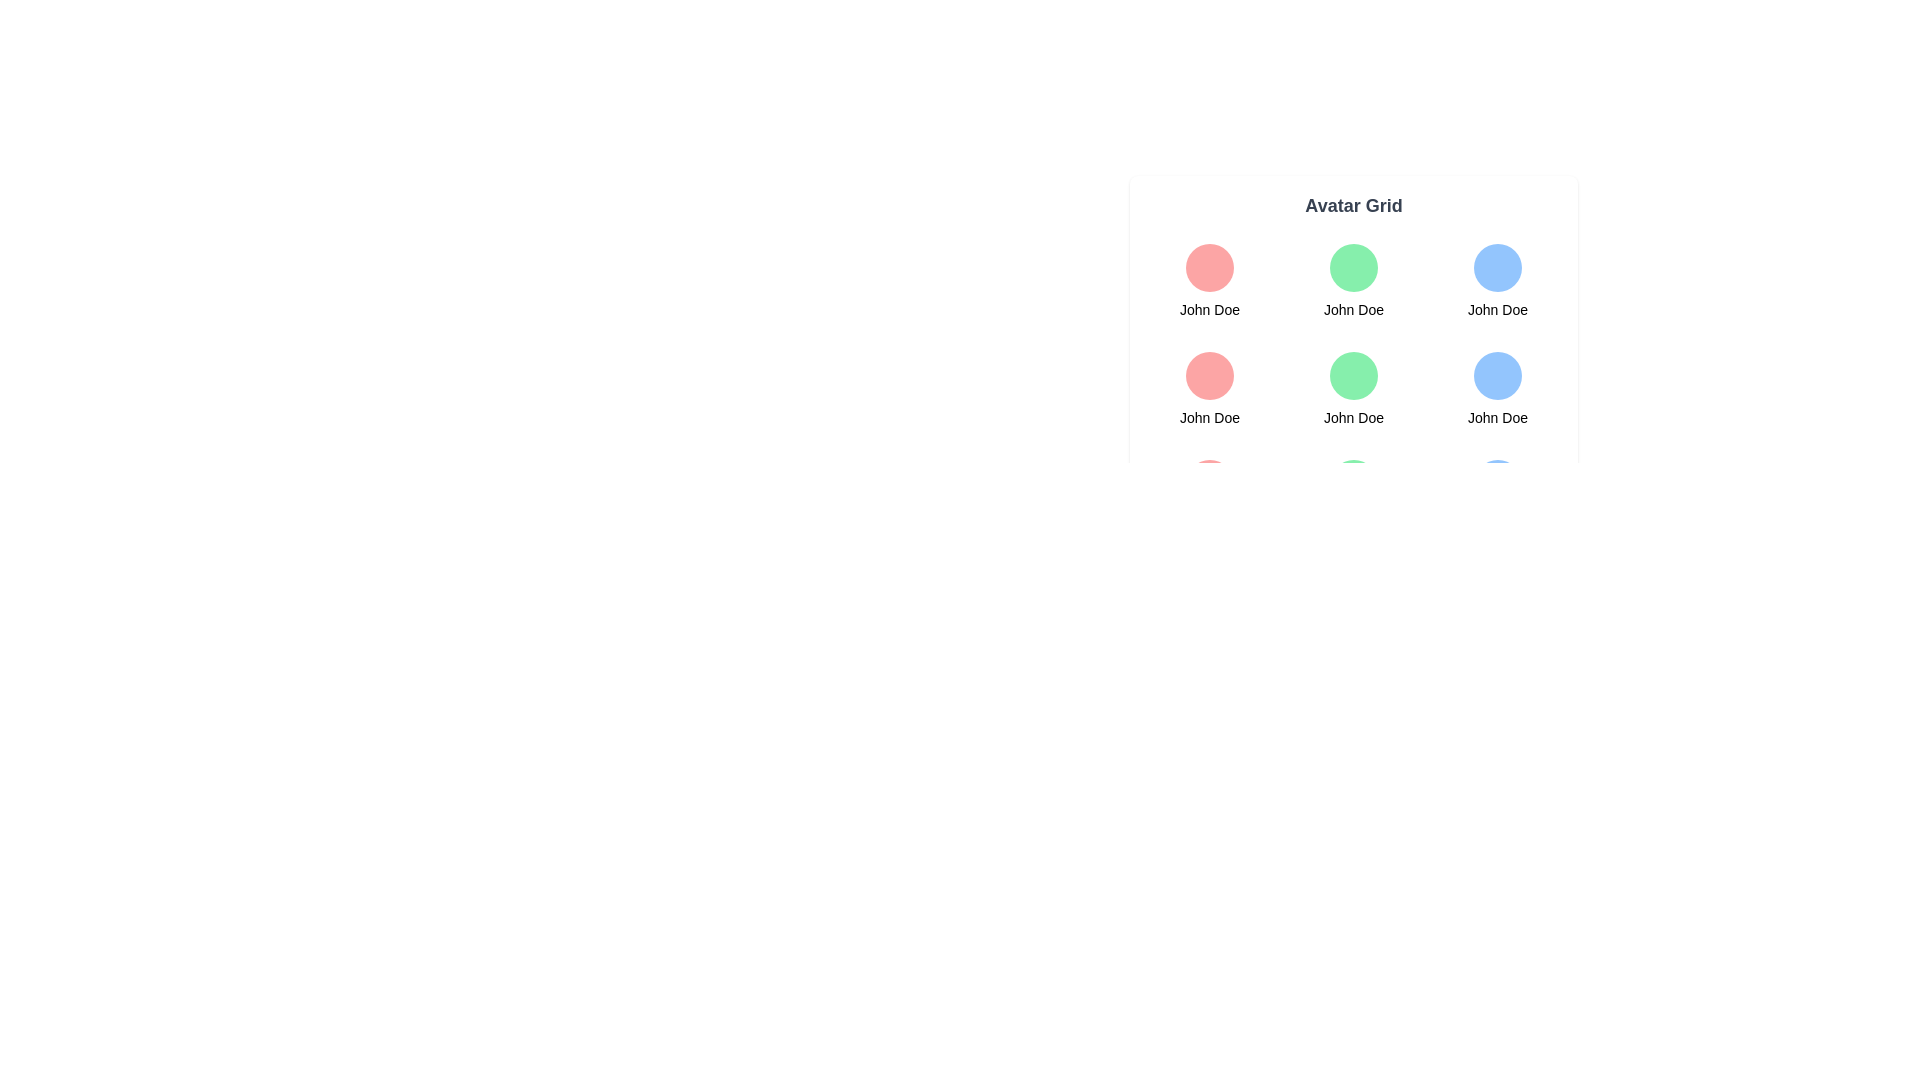 The image size is (1920, 1080). What do you see at coordinates (1353, 205) in the screenshot?
I see `the 'Avatar Grid' text label, which is a bold and slightly larger dark gray font positioned above a grid of avatars` at bounding box center [1353, 205].